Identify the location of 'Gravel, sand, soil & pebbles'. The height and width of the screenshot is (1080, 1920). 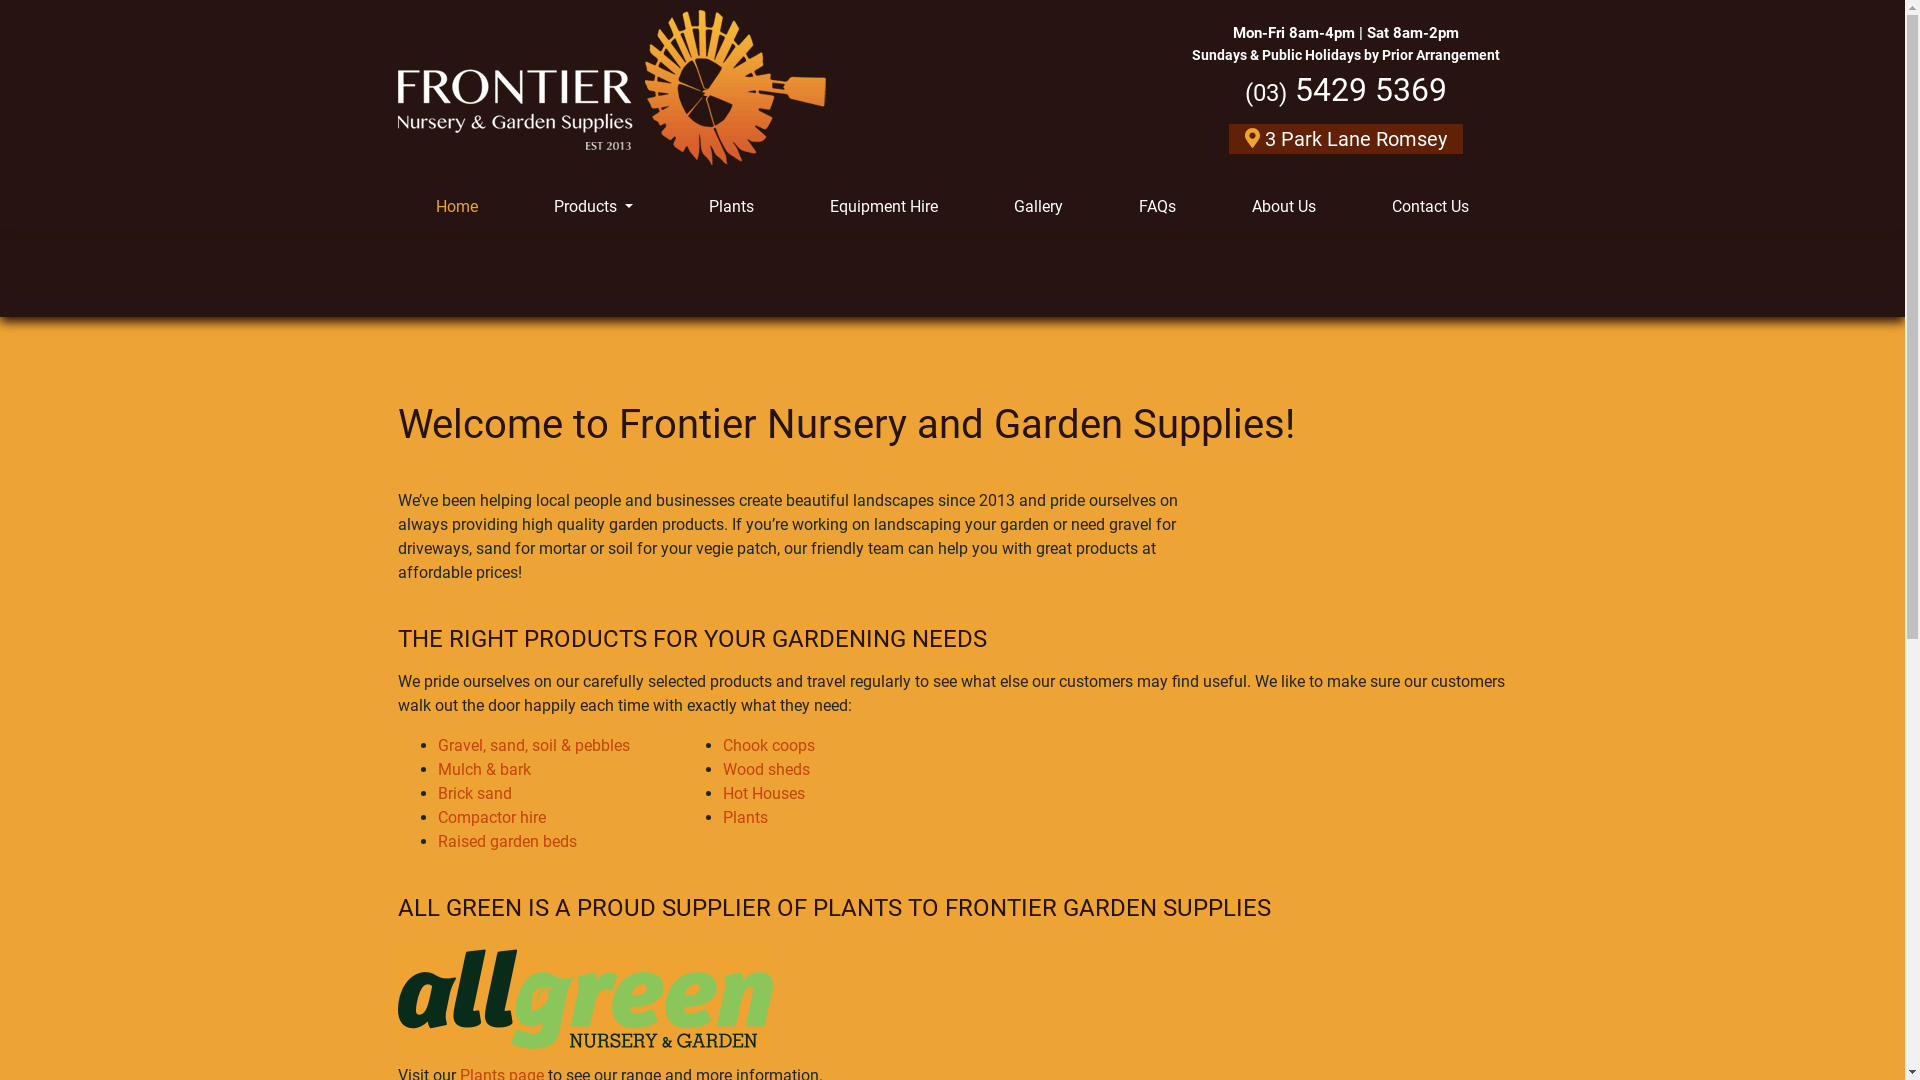
(533, 745).